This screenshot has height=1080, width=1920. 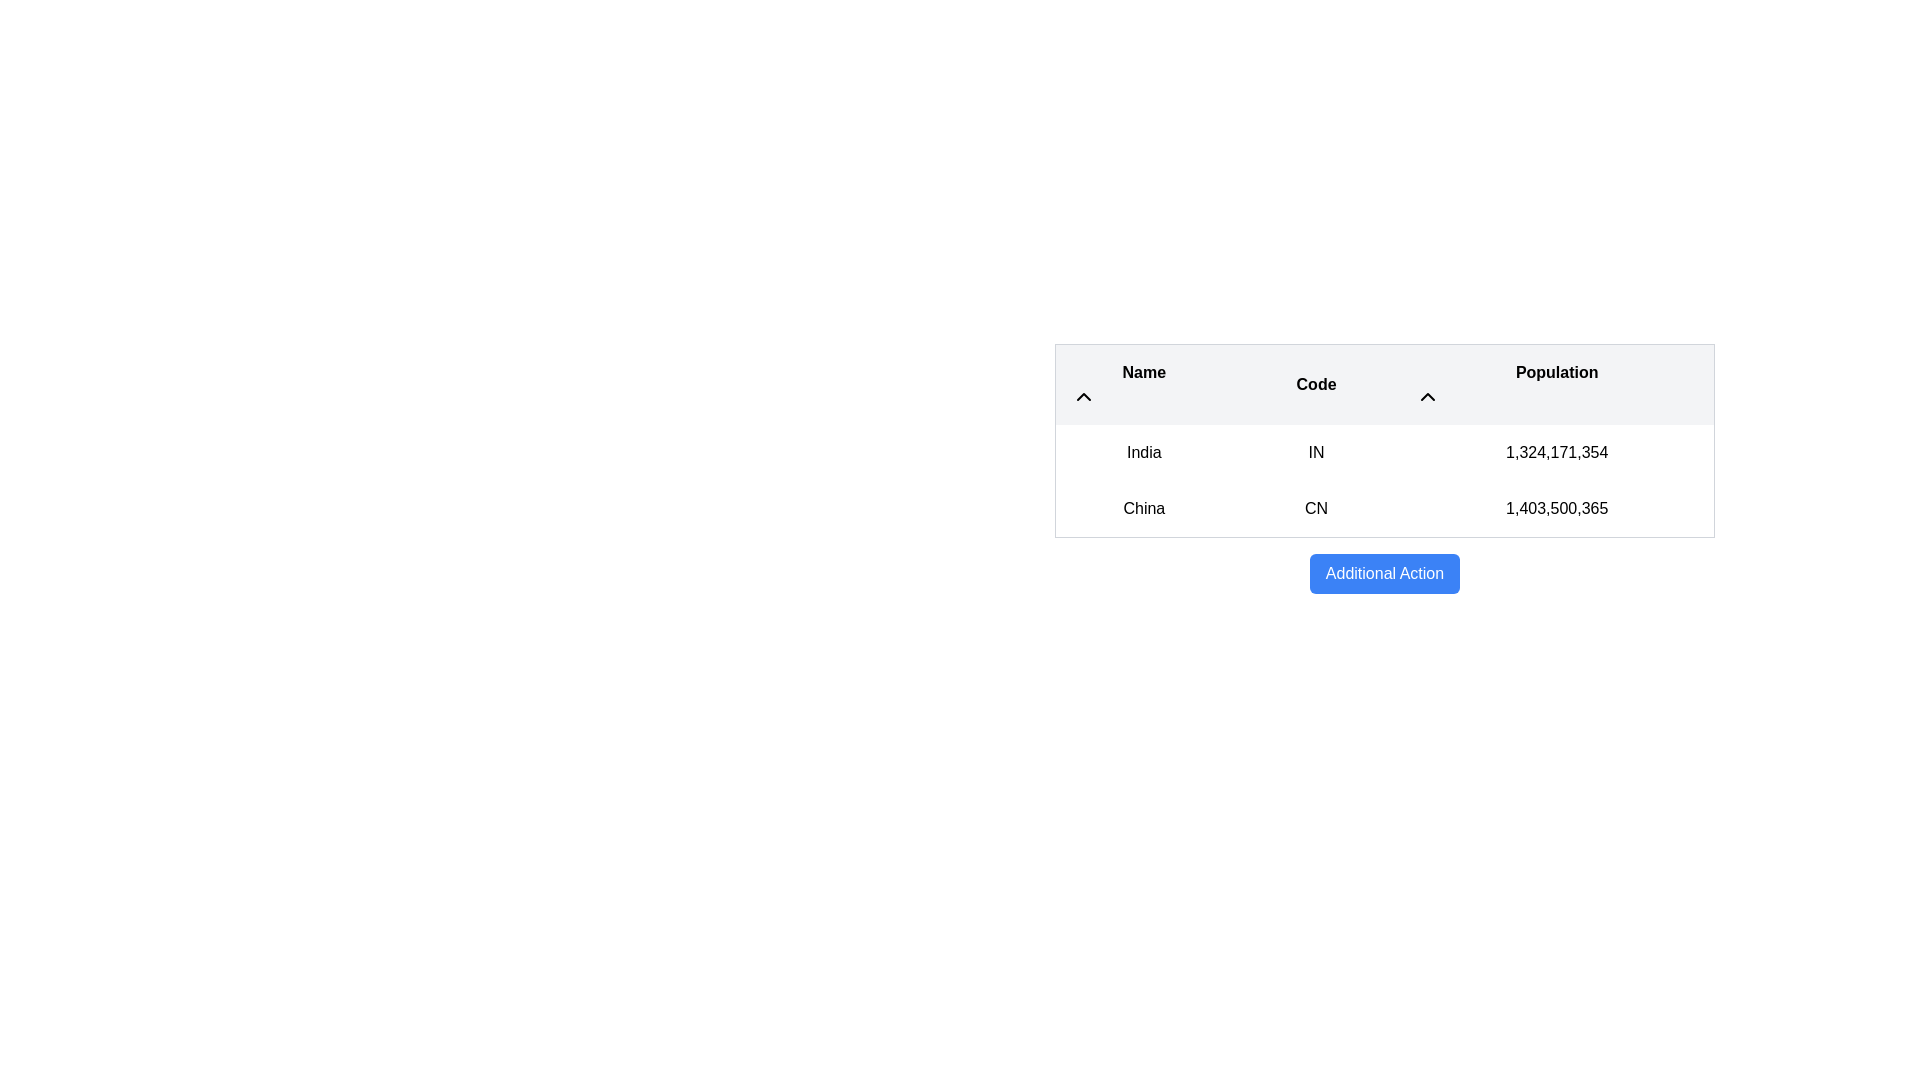 What do you see at coordinates (1144, 508) in the screenshot?
I see `the 'China' text element in the second row of the table` at bounding box center [1144, 508].